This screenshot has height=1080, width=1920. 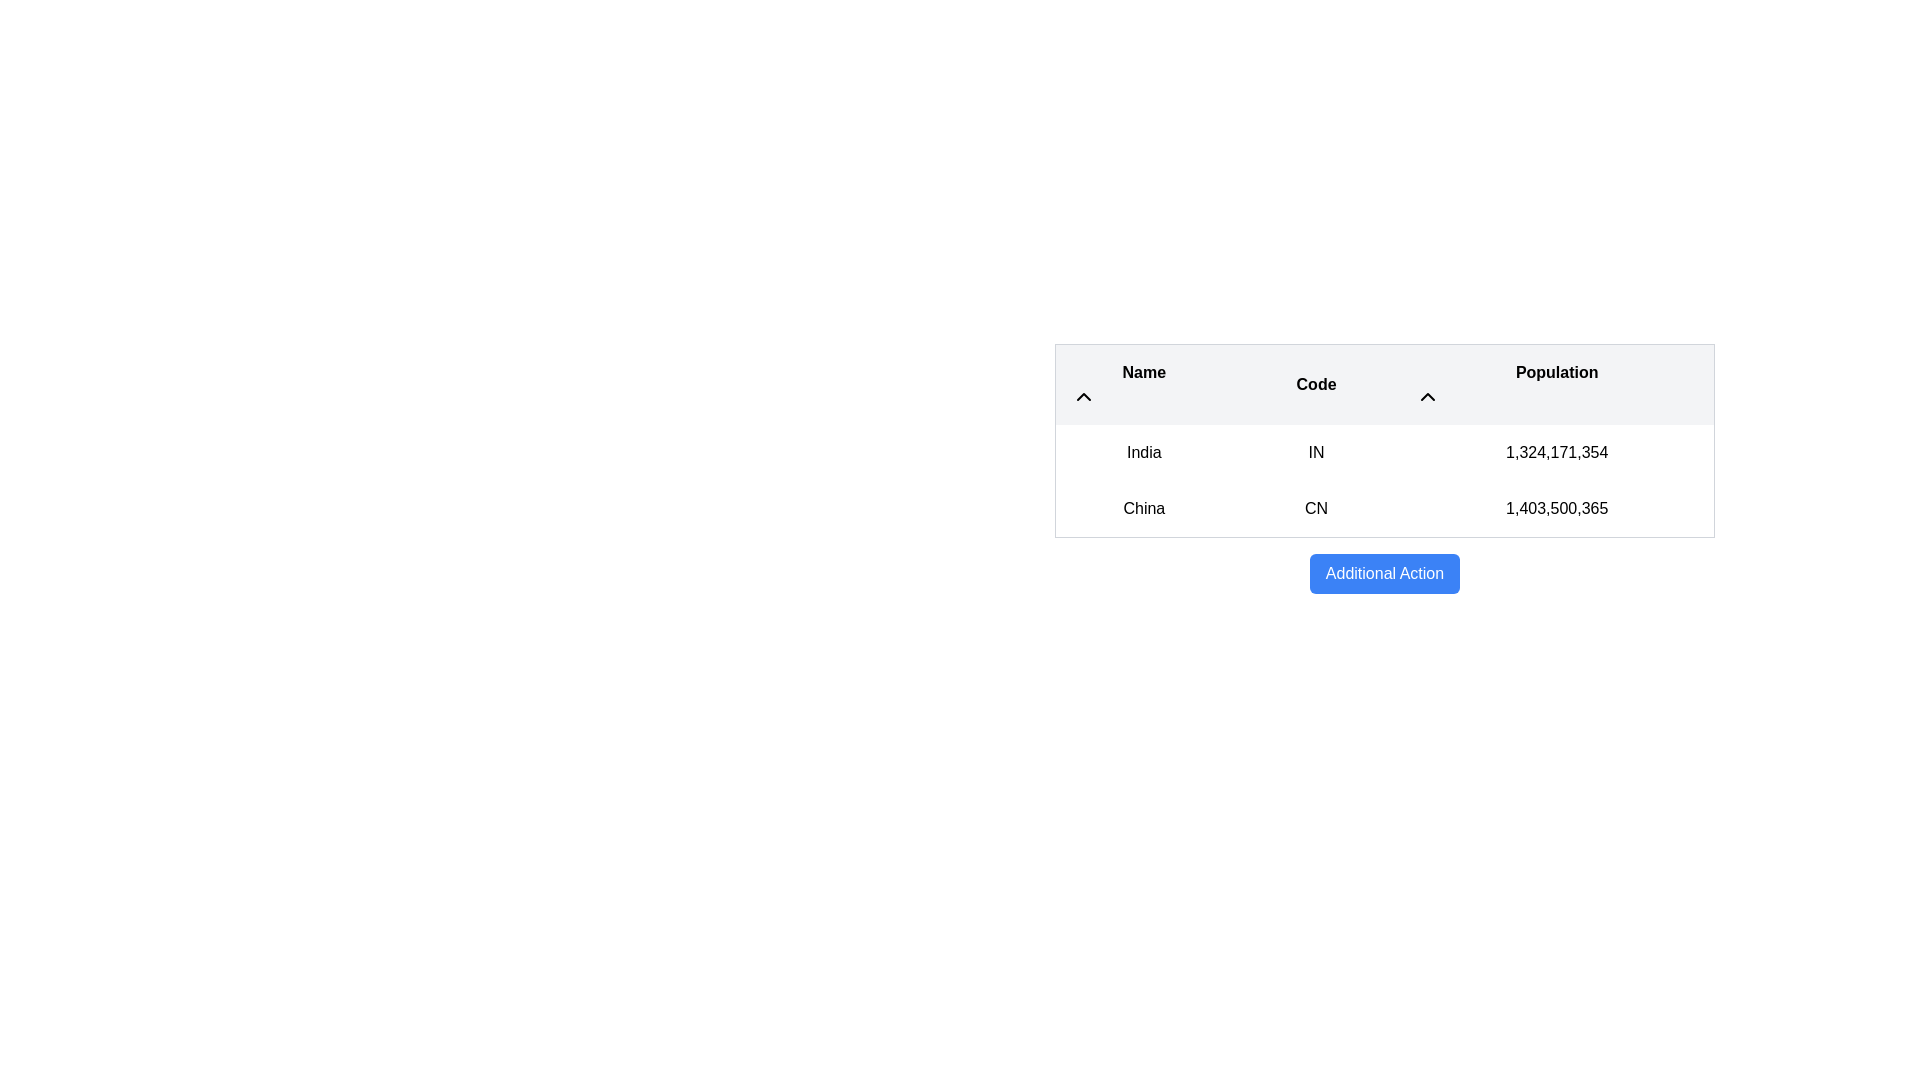 What do you see at coordinates (1144, 508) in the screenshot?
I see `the 'China' text element in the second row of the table` at bounding box center [1144, 508].